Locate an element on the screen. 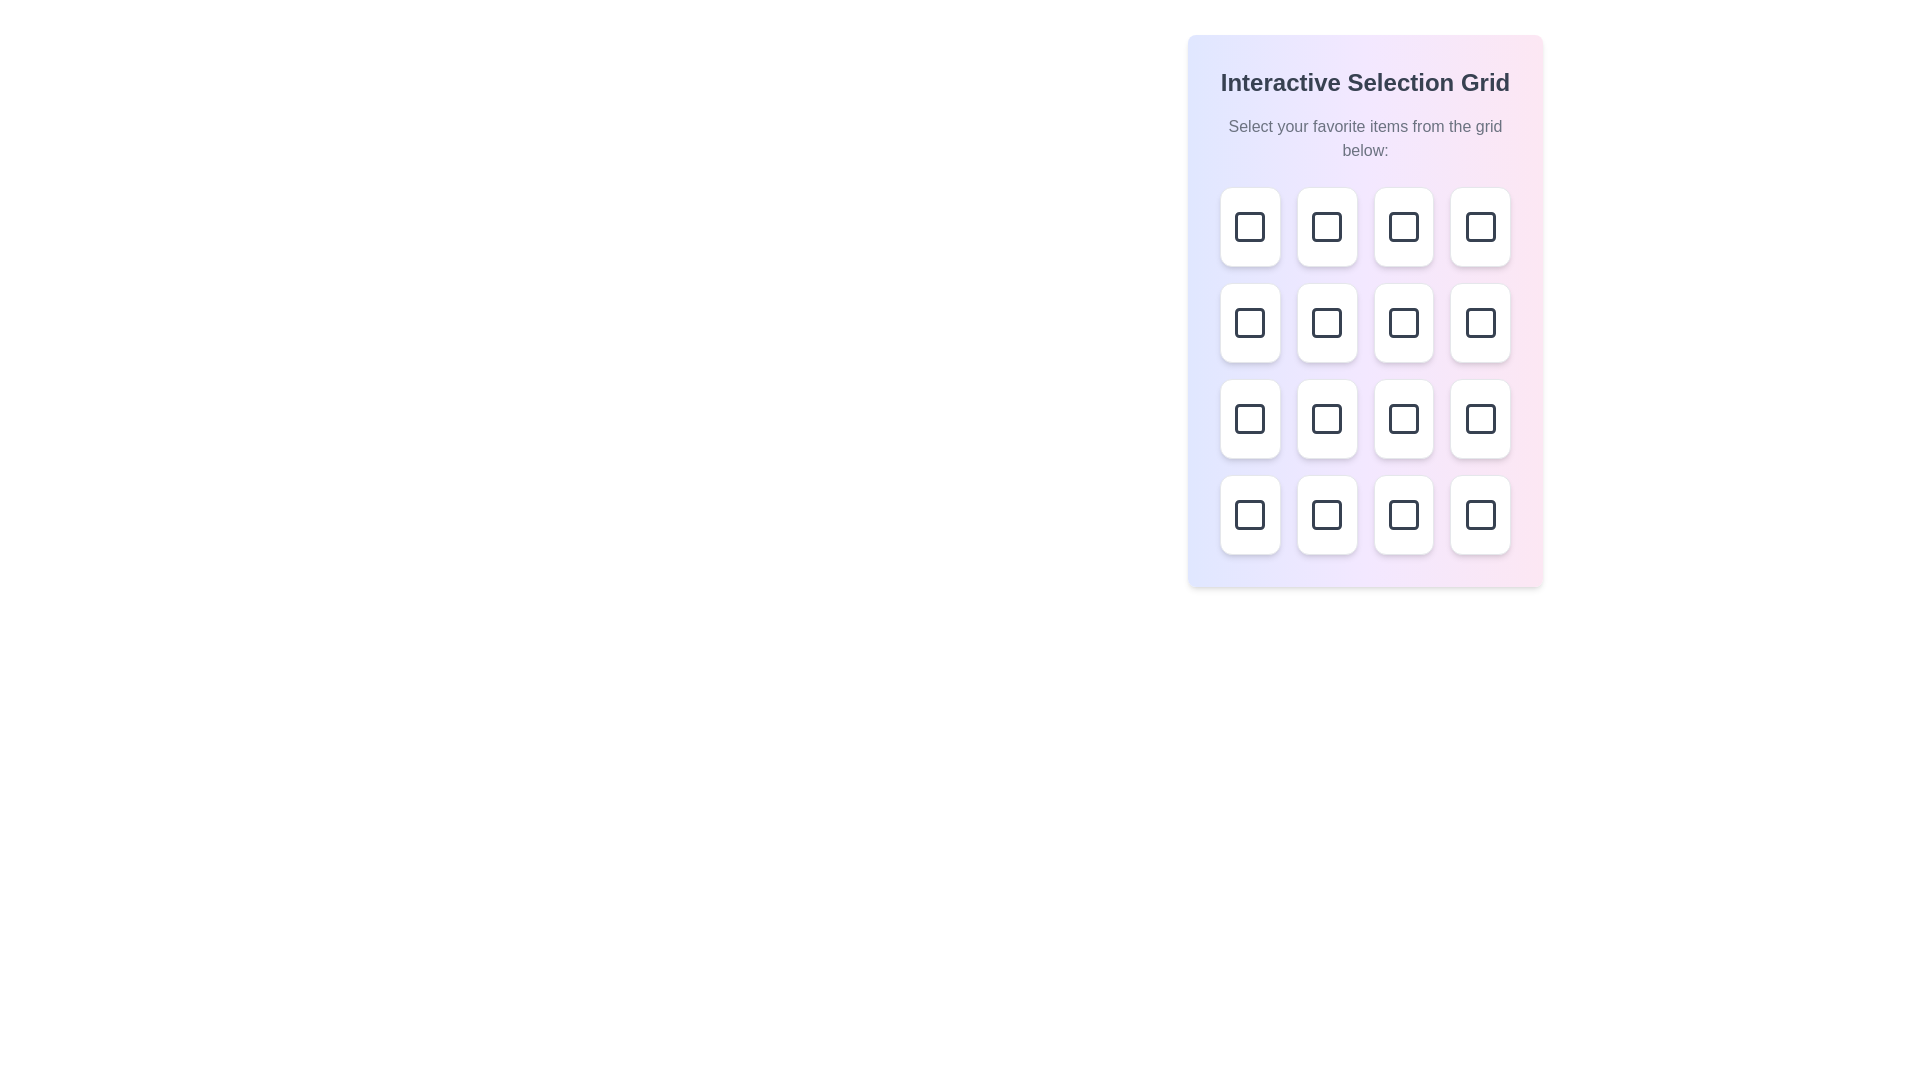  the small rectangle located in the middle element of the third row of the 4x4 grid within the 'Interactive Selection Grid' panel is located at coordinates (1327, 322).